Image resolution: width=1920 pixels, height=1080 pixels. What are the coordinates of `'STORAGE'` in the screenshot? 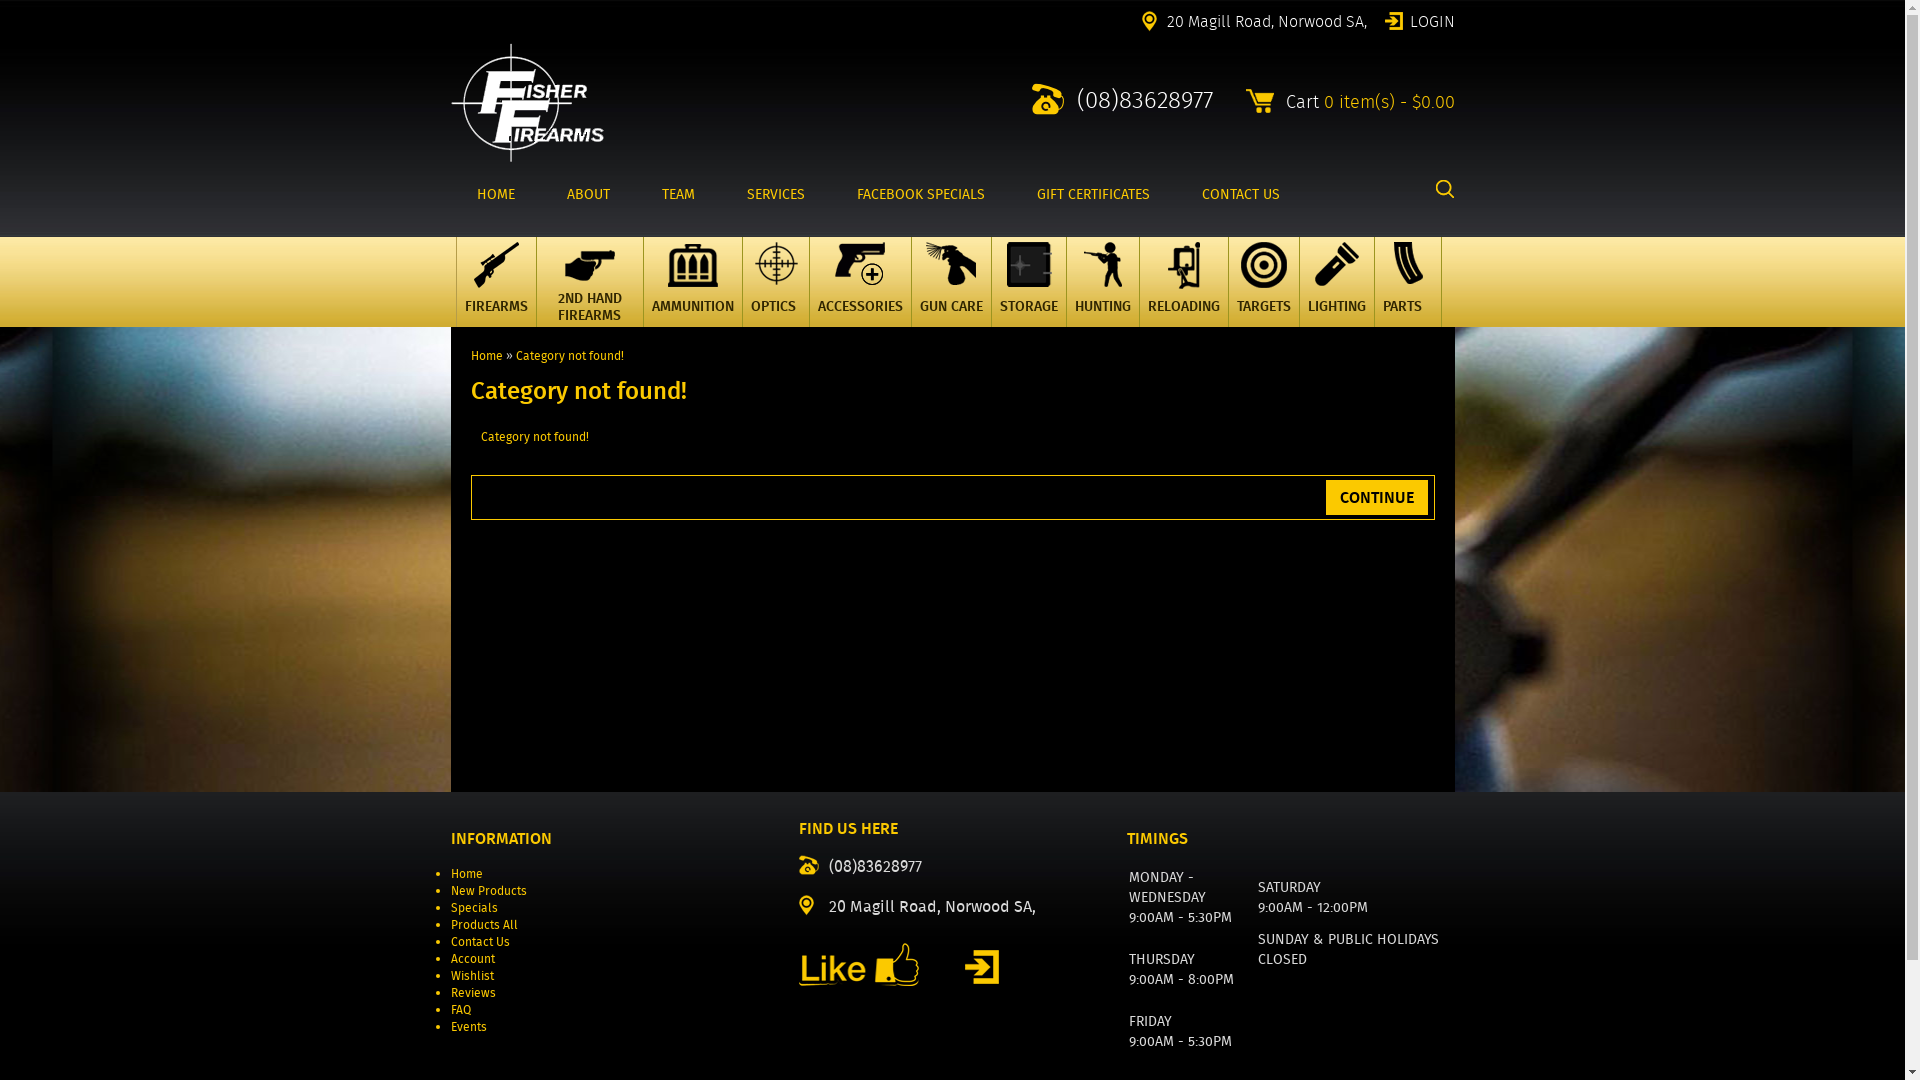 It's located at (1027, 281).